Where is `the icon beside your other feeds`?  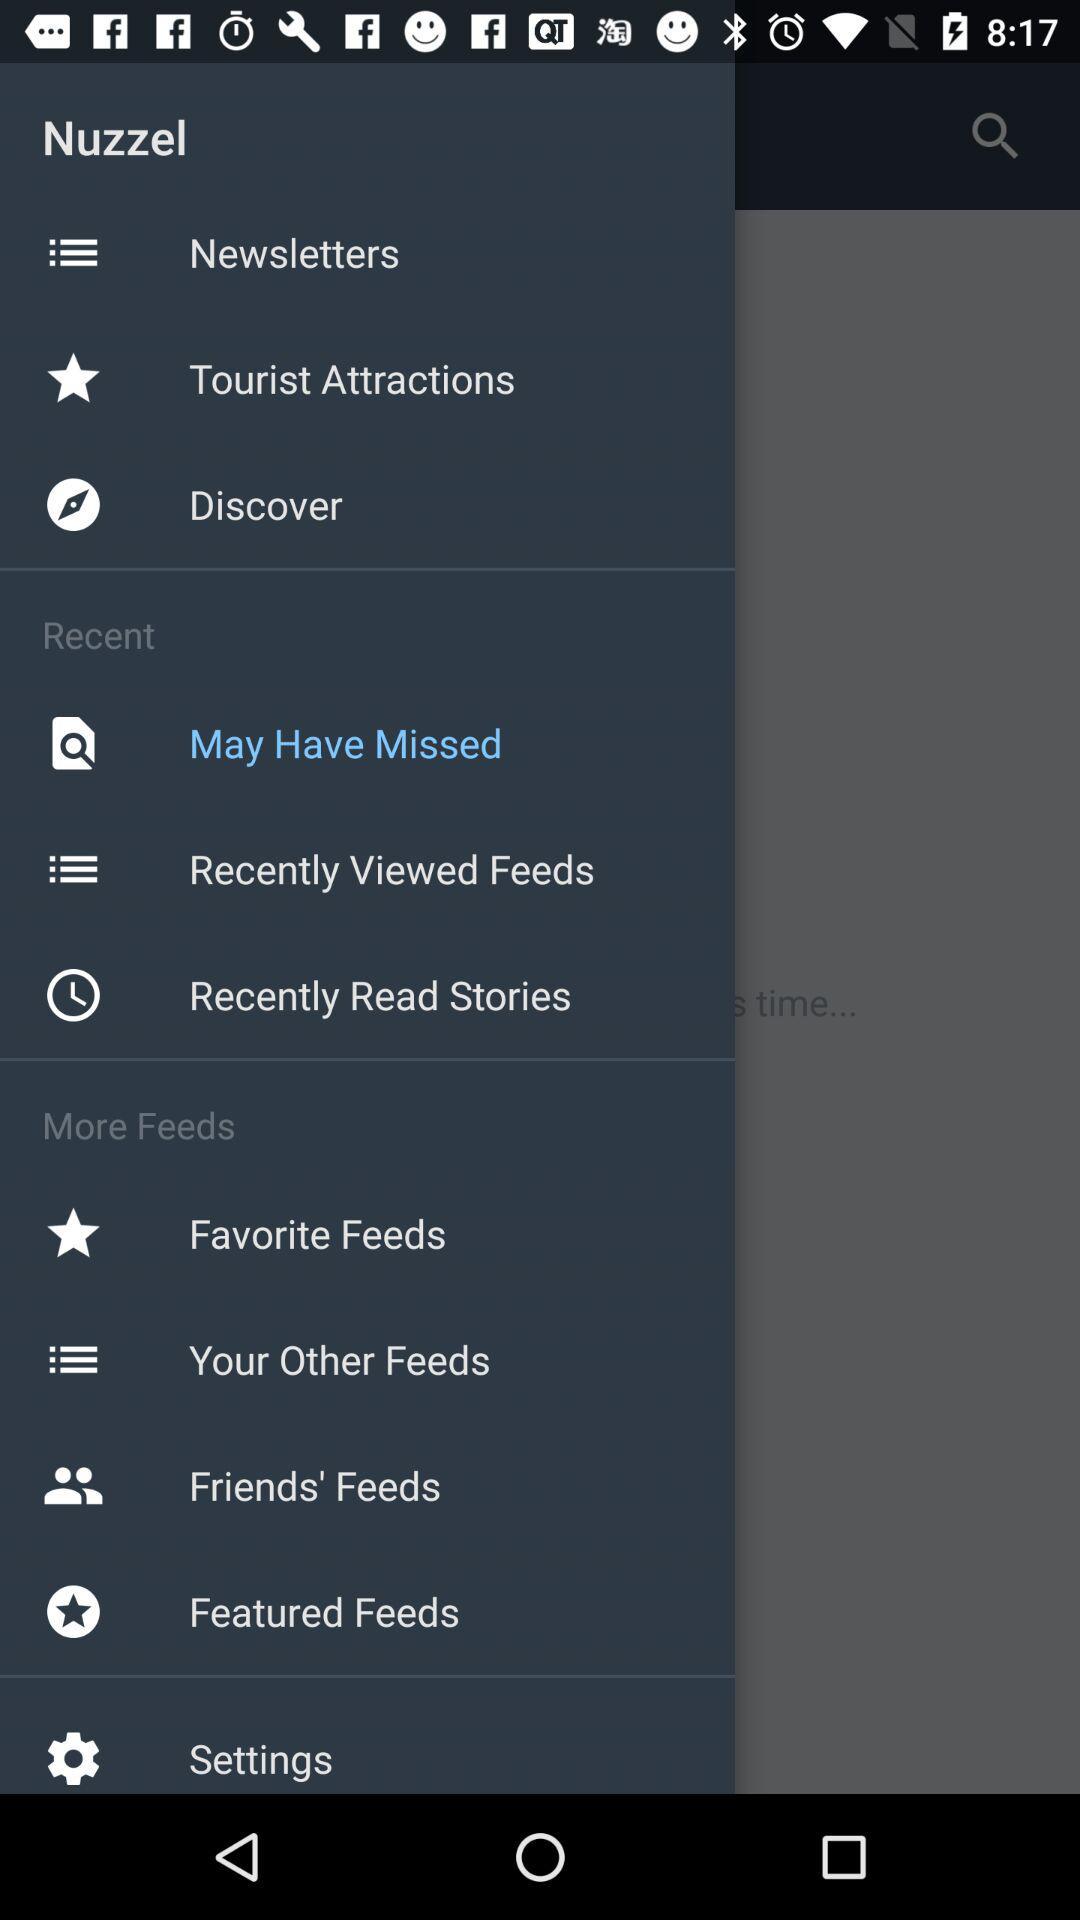
the icon beside your other feeds is located at coordinates (72, 1359).